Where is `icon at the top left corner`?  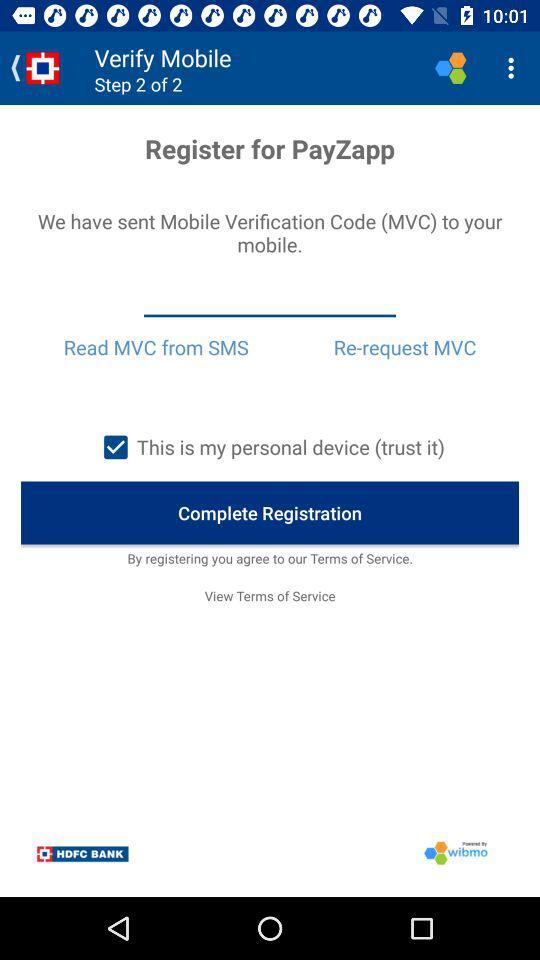 icon at the top left corner is located at coordinates (36, 68).